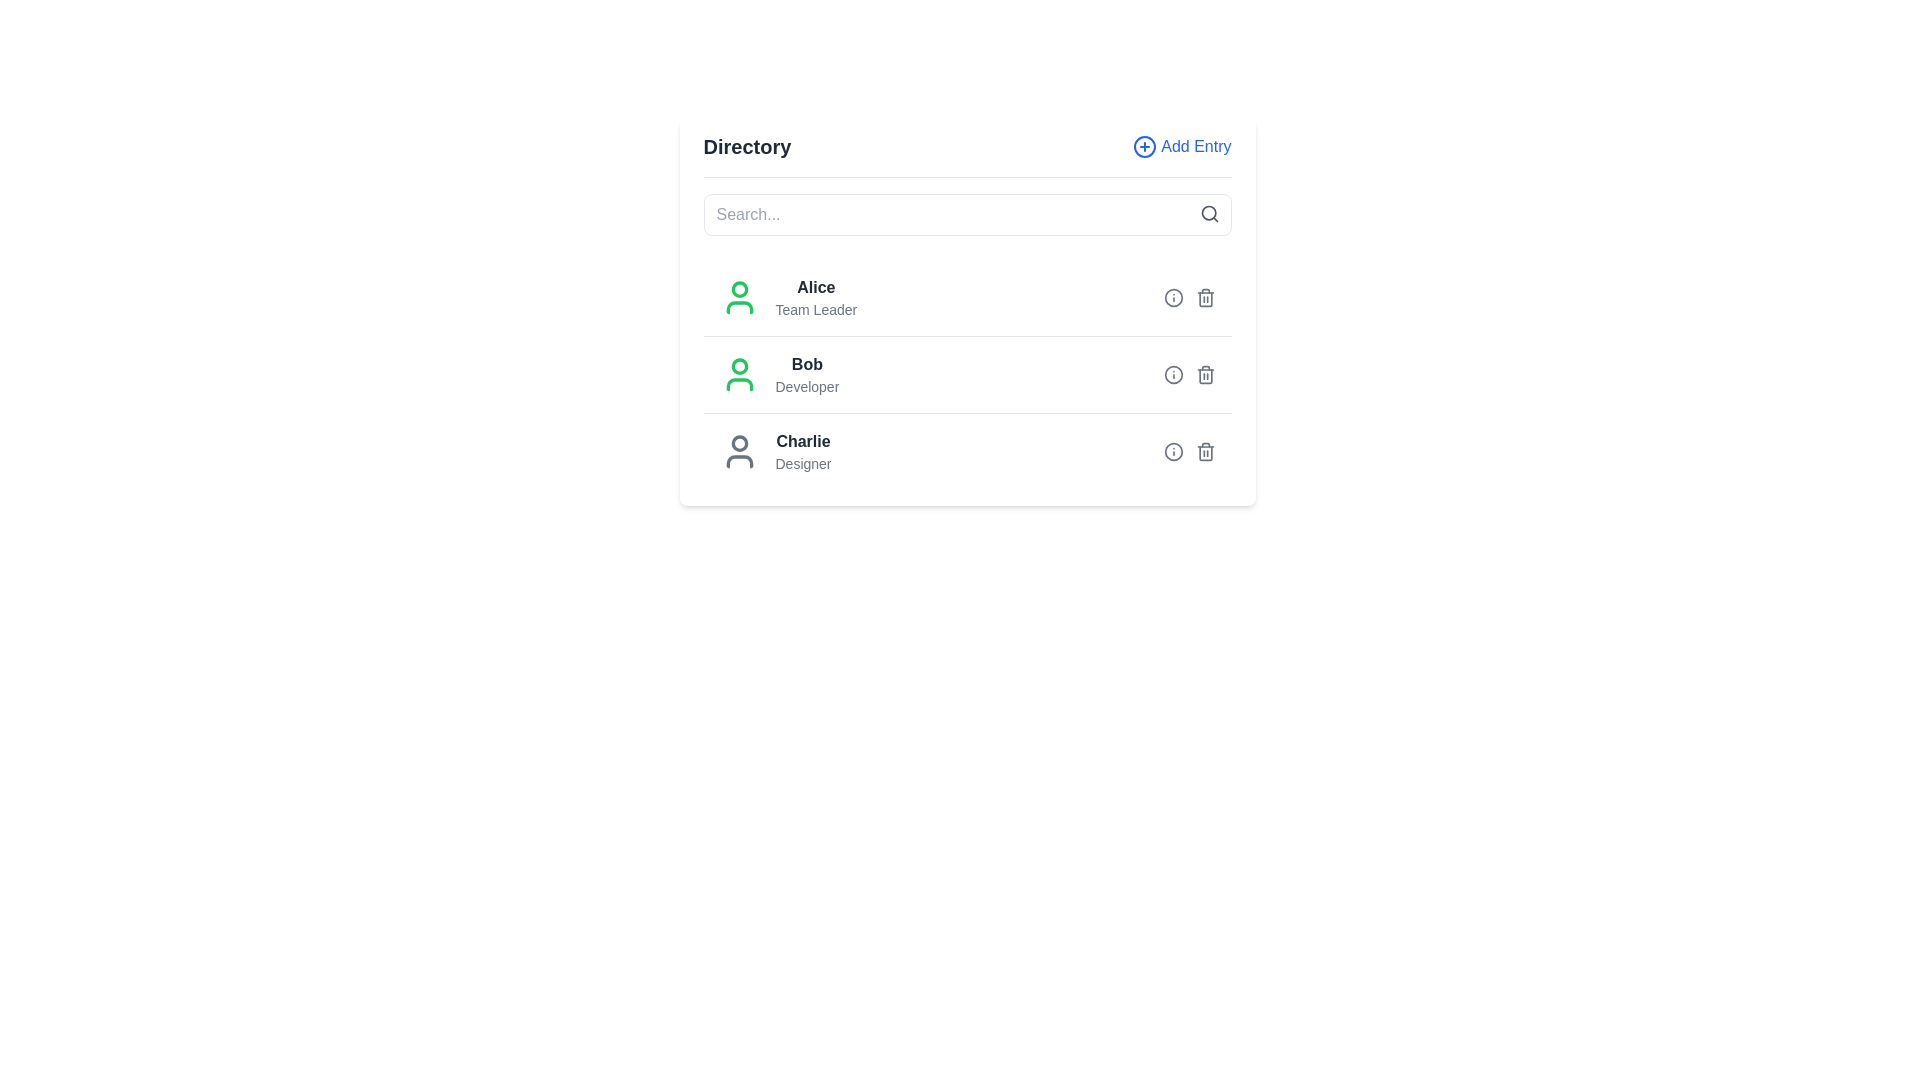  What do you see at coordinates (967, 311) in the screenshot?
I see `individual items within the directory display card, which is centrally located beneath the search bar and contains a vertically aligned list of entries` at bounding box center [967, 311].